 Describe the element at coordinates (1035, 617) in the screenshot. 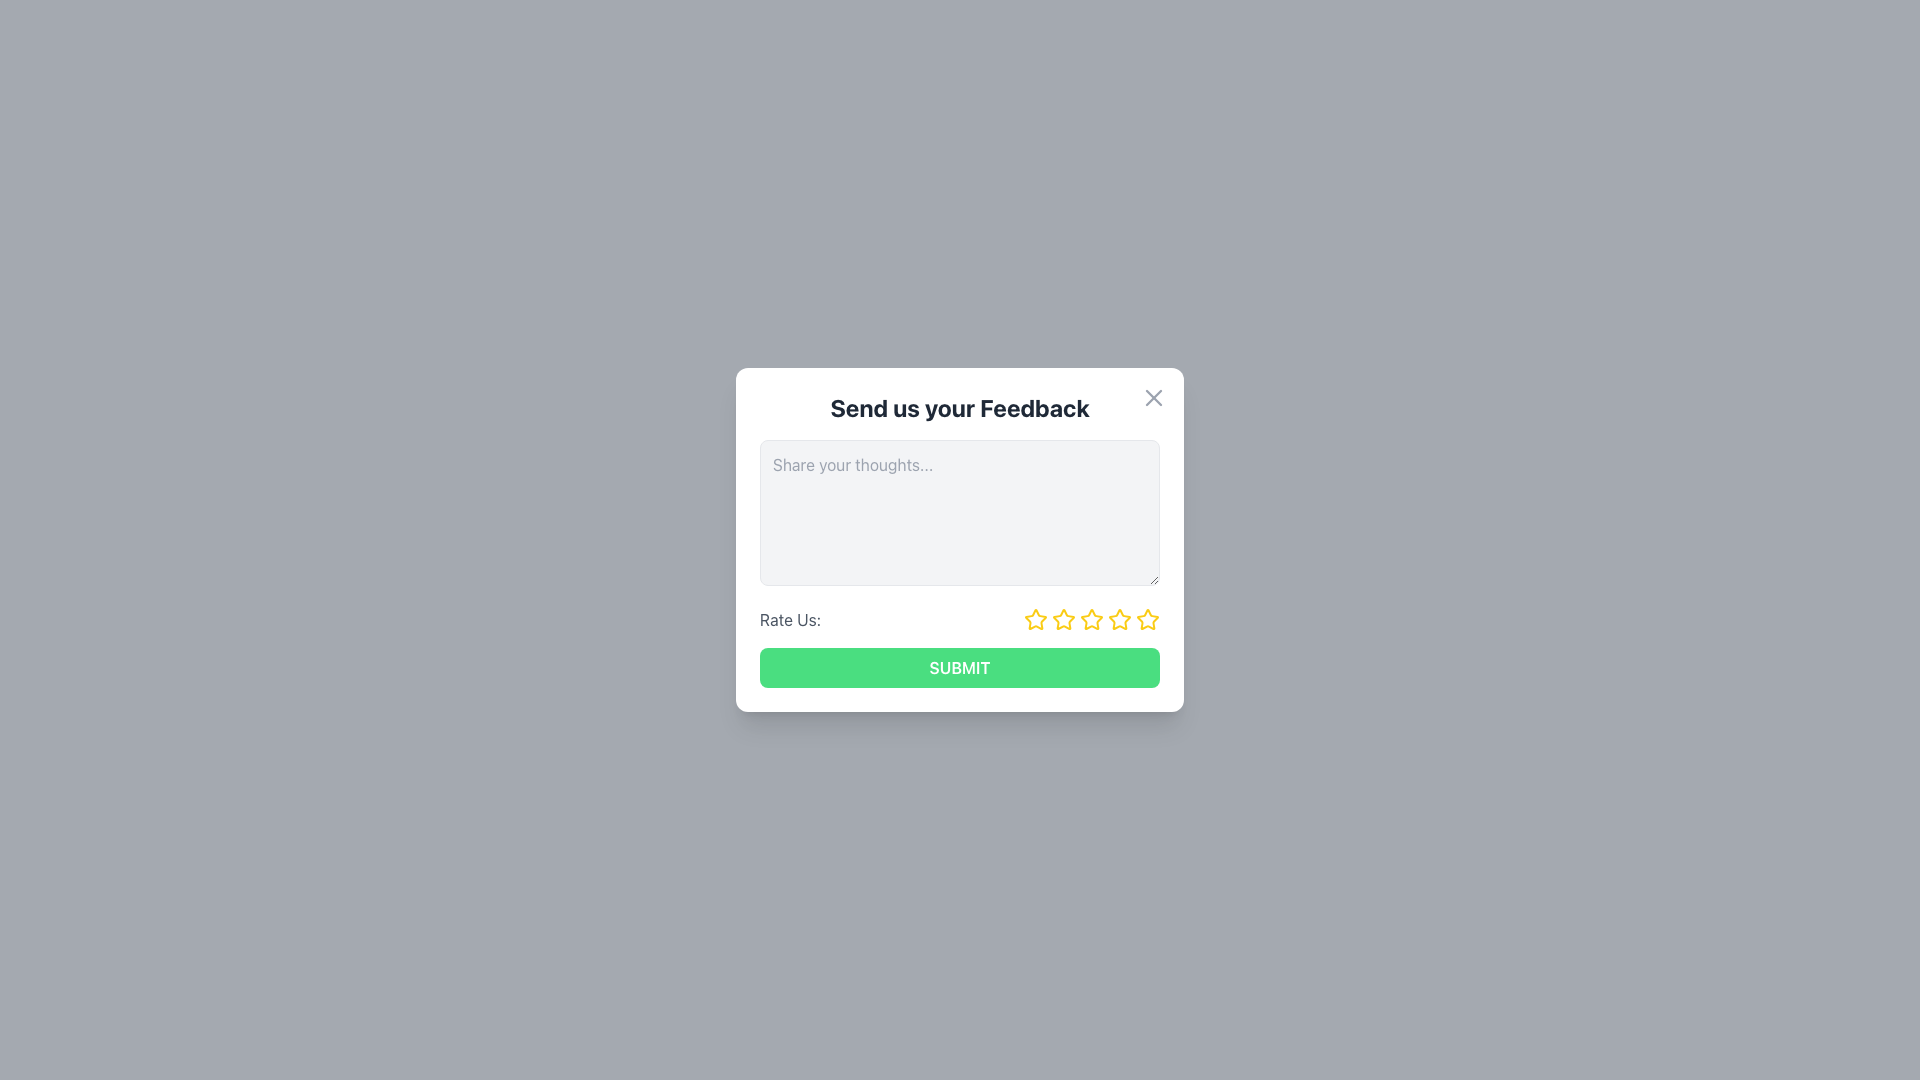

I see `the leftmost star icon with a yellow outline and white-filled interior` at that location.